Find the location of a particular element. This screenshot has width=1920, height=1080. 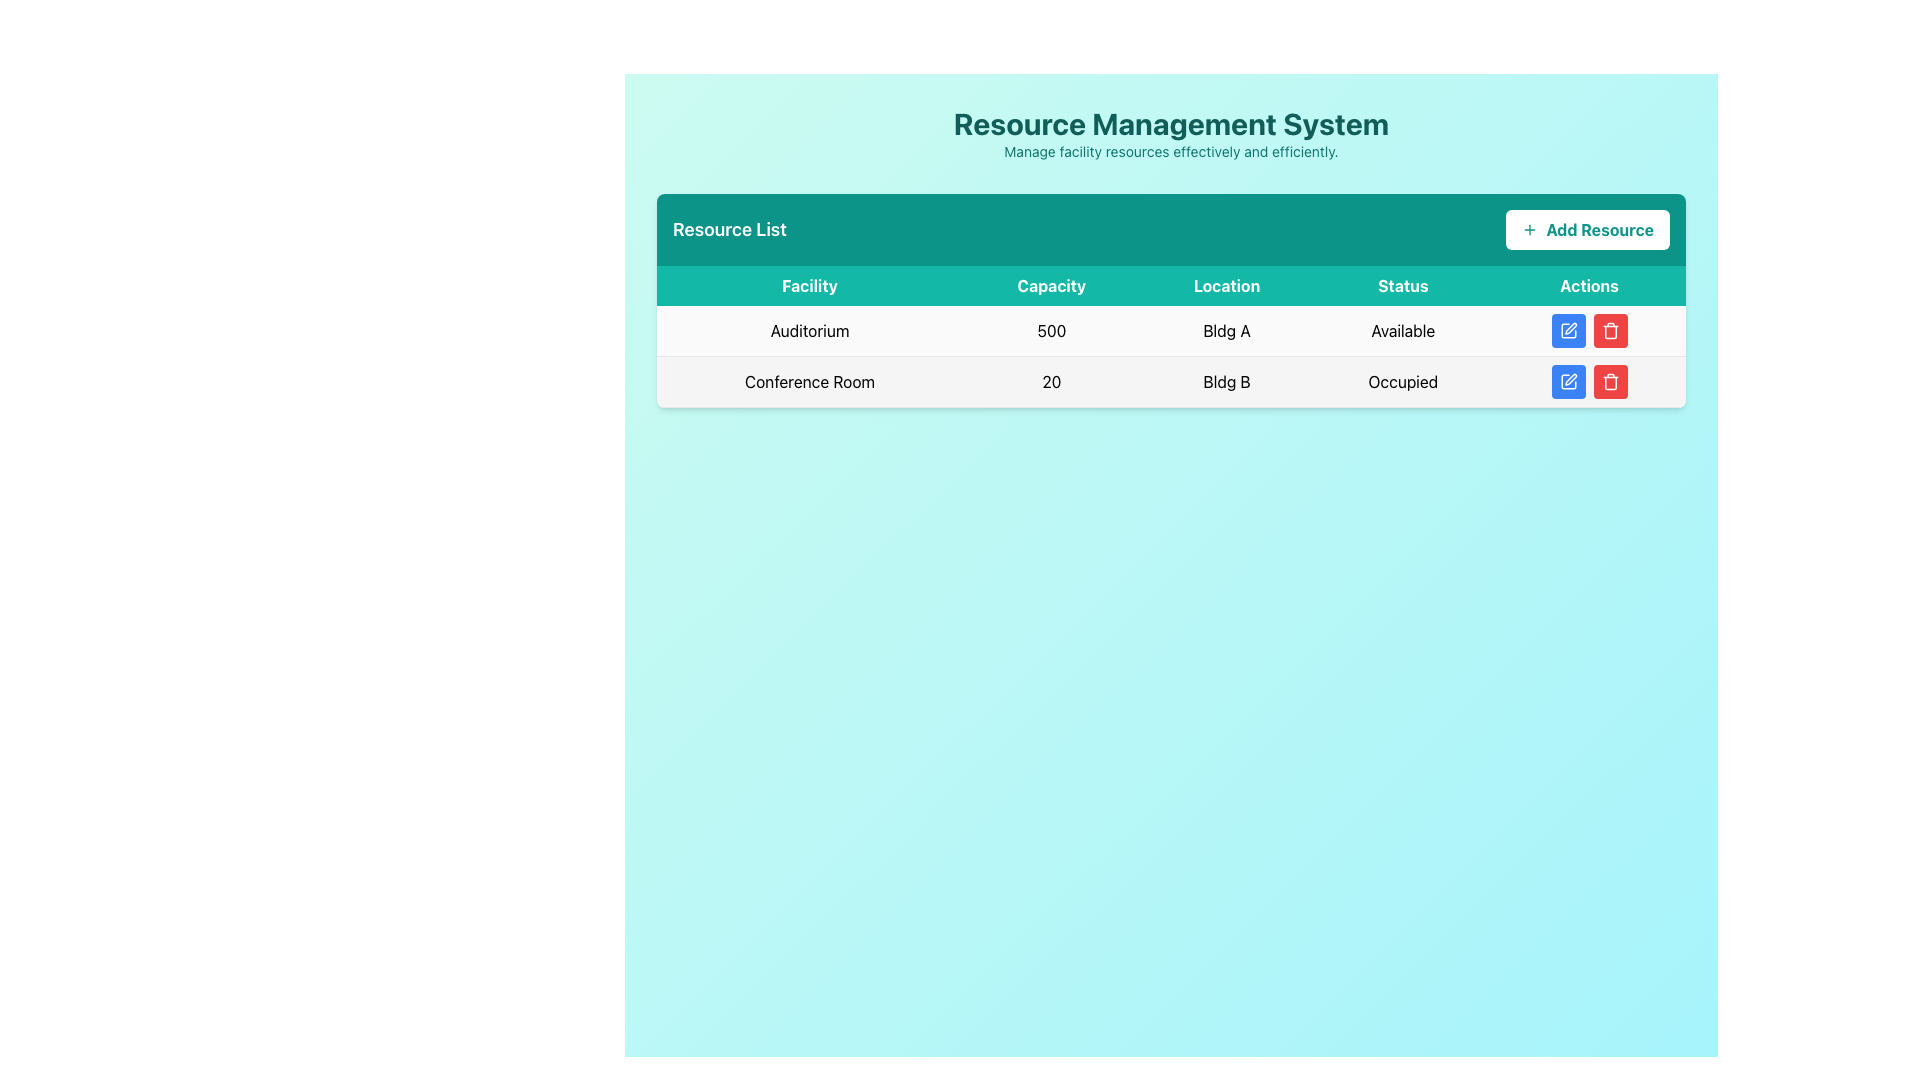

the header text 'Resource Management System' which is a bold, large-sized teal colored text aligned centrally at the top of the interface is located at coordinates (1171, 123).